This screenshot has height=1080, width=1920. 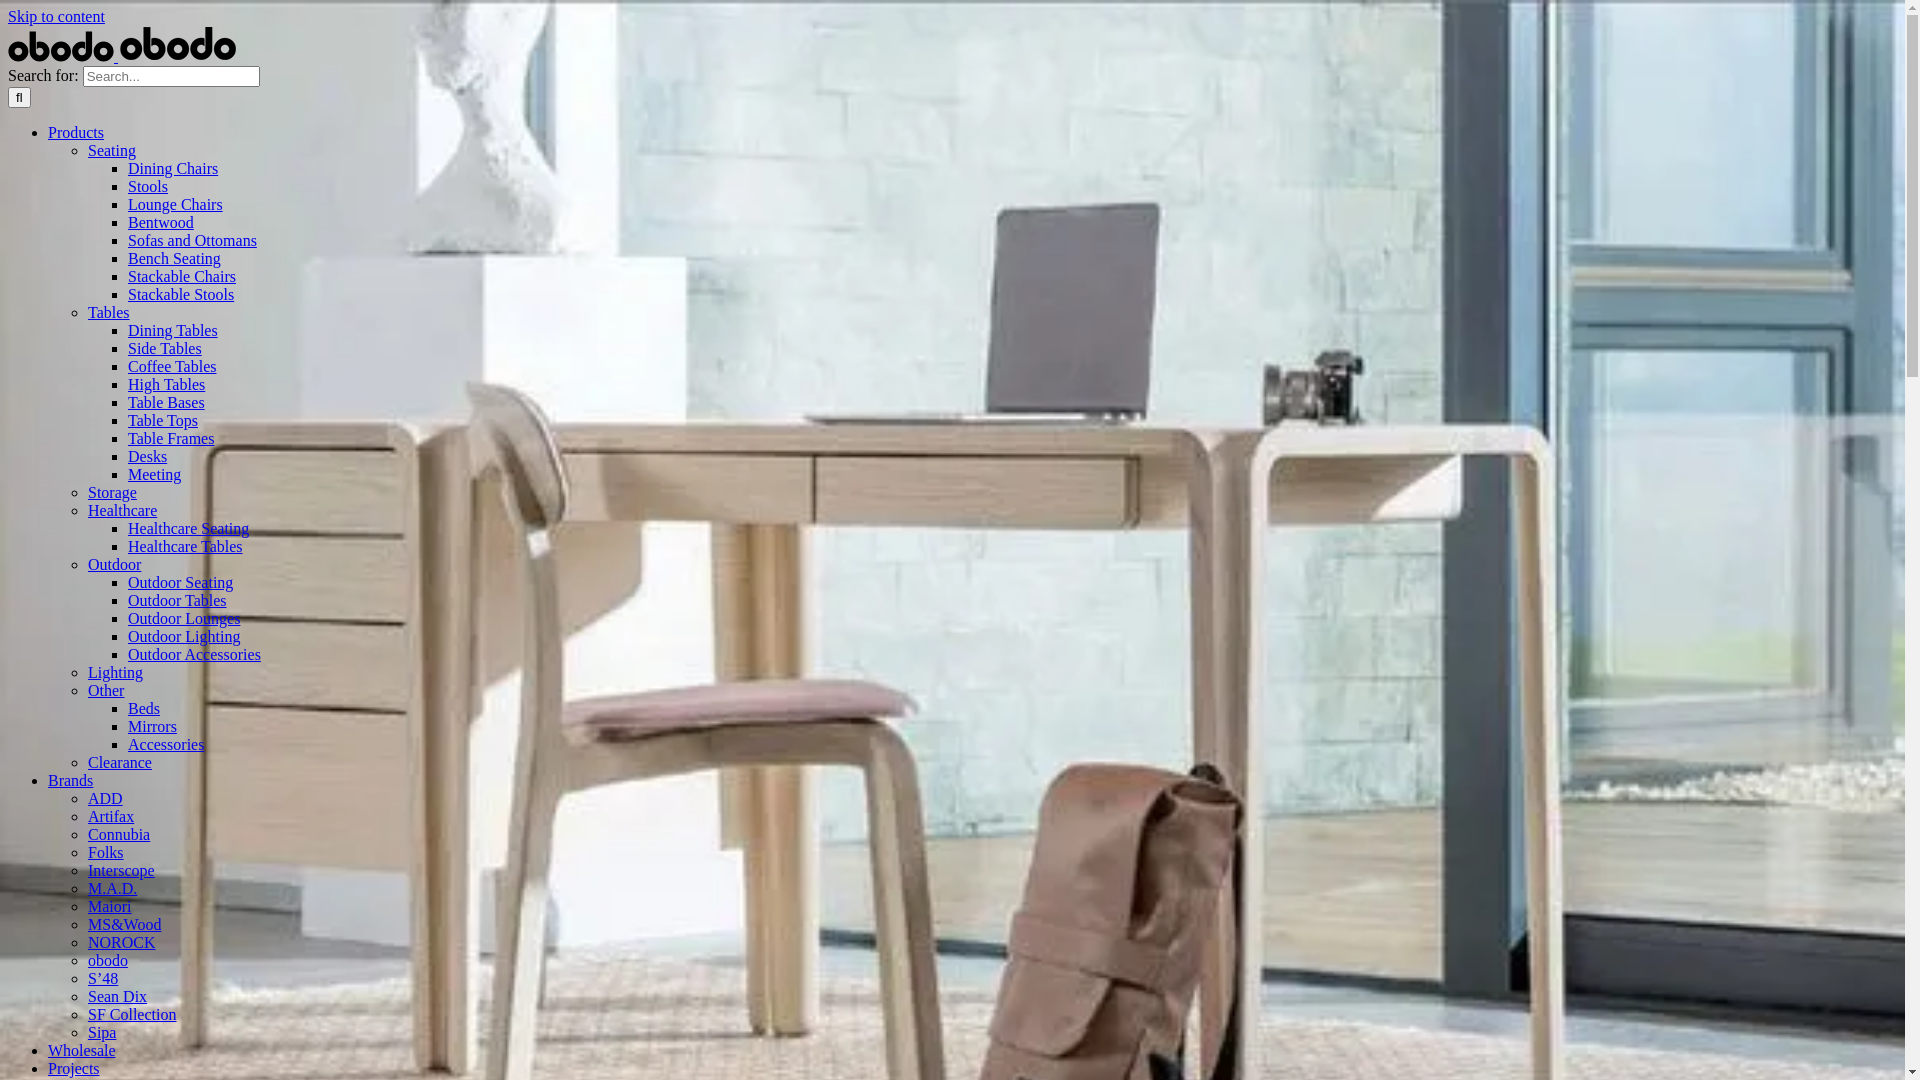 I want to click on 'Folks', so click(x=104, y=852).